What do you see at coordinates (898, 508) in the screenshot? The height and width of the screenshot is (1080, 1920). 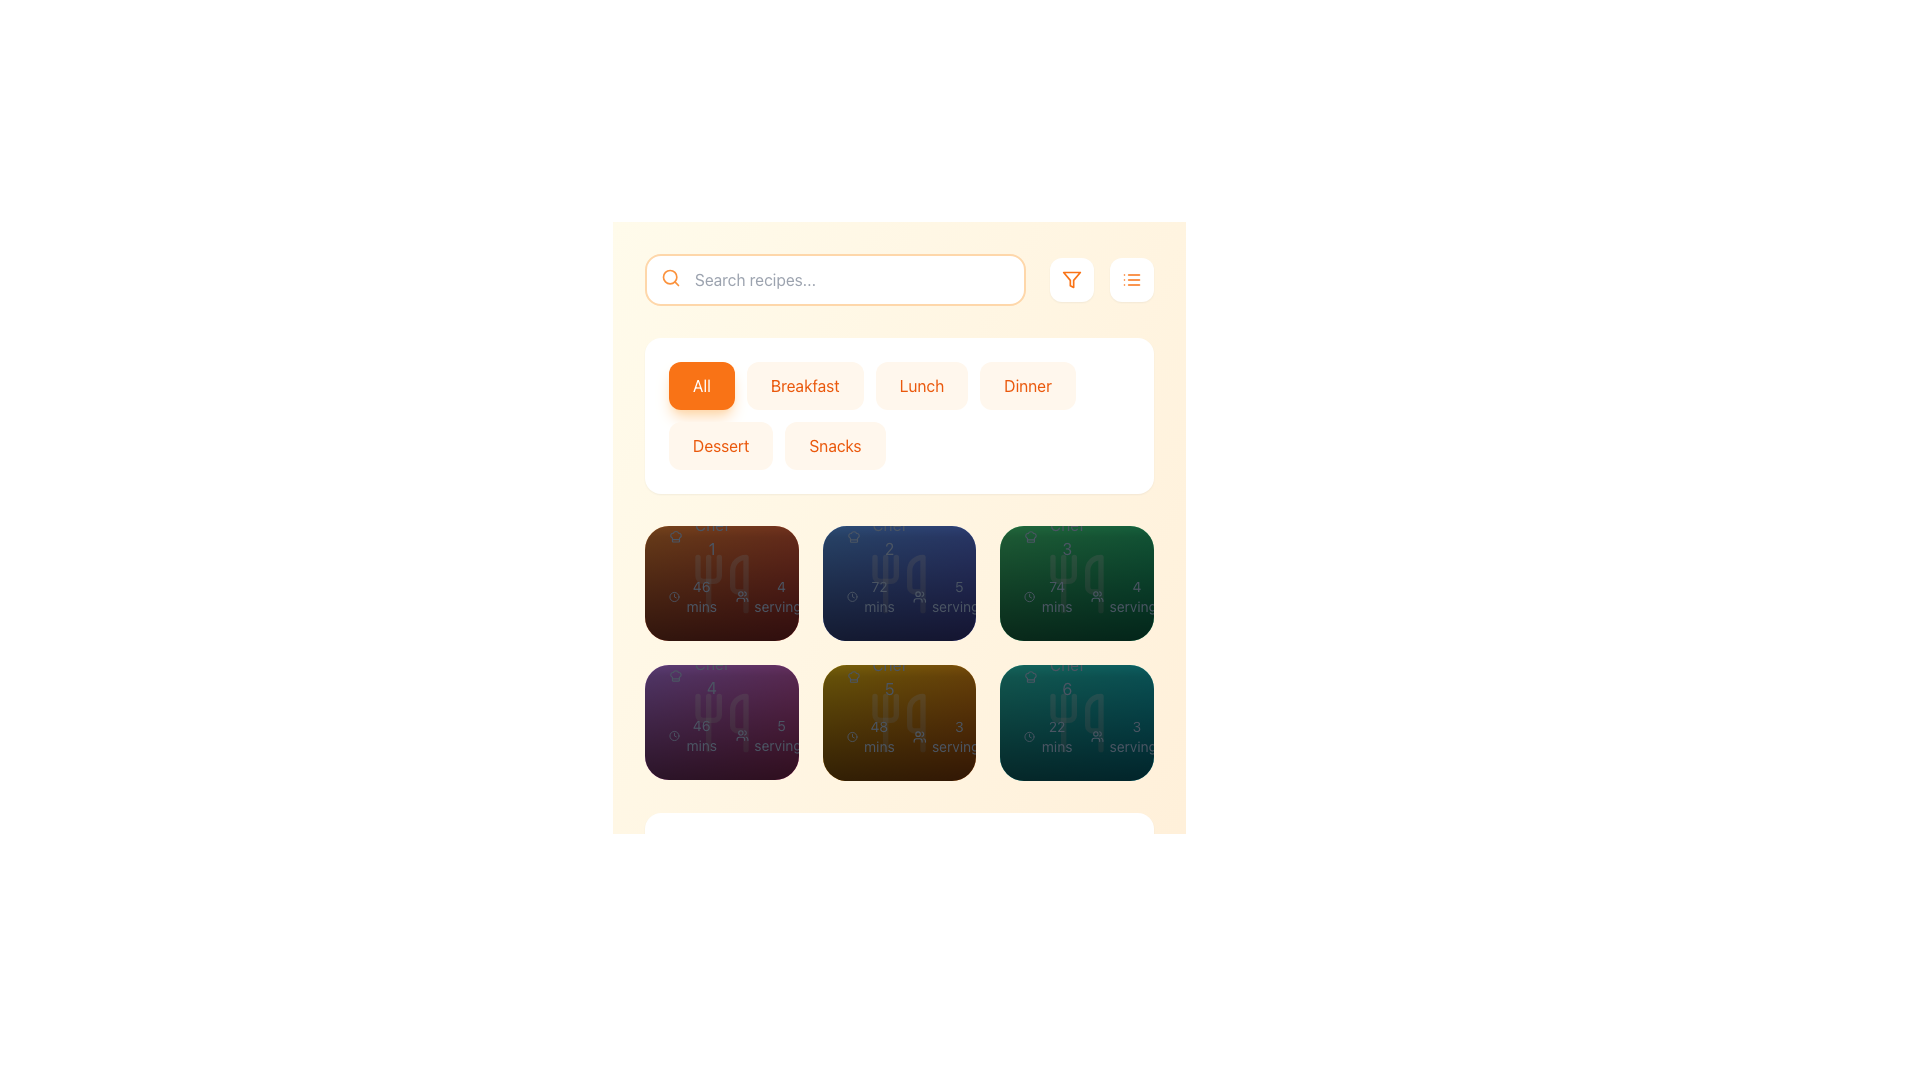 I see `the recipe overview element that displays the title, associated chef, and average rating, located in the first row of recipe tiles under the 'Snacks' filter button, specifically in the middle column` at bounding box center [898, 508].